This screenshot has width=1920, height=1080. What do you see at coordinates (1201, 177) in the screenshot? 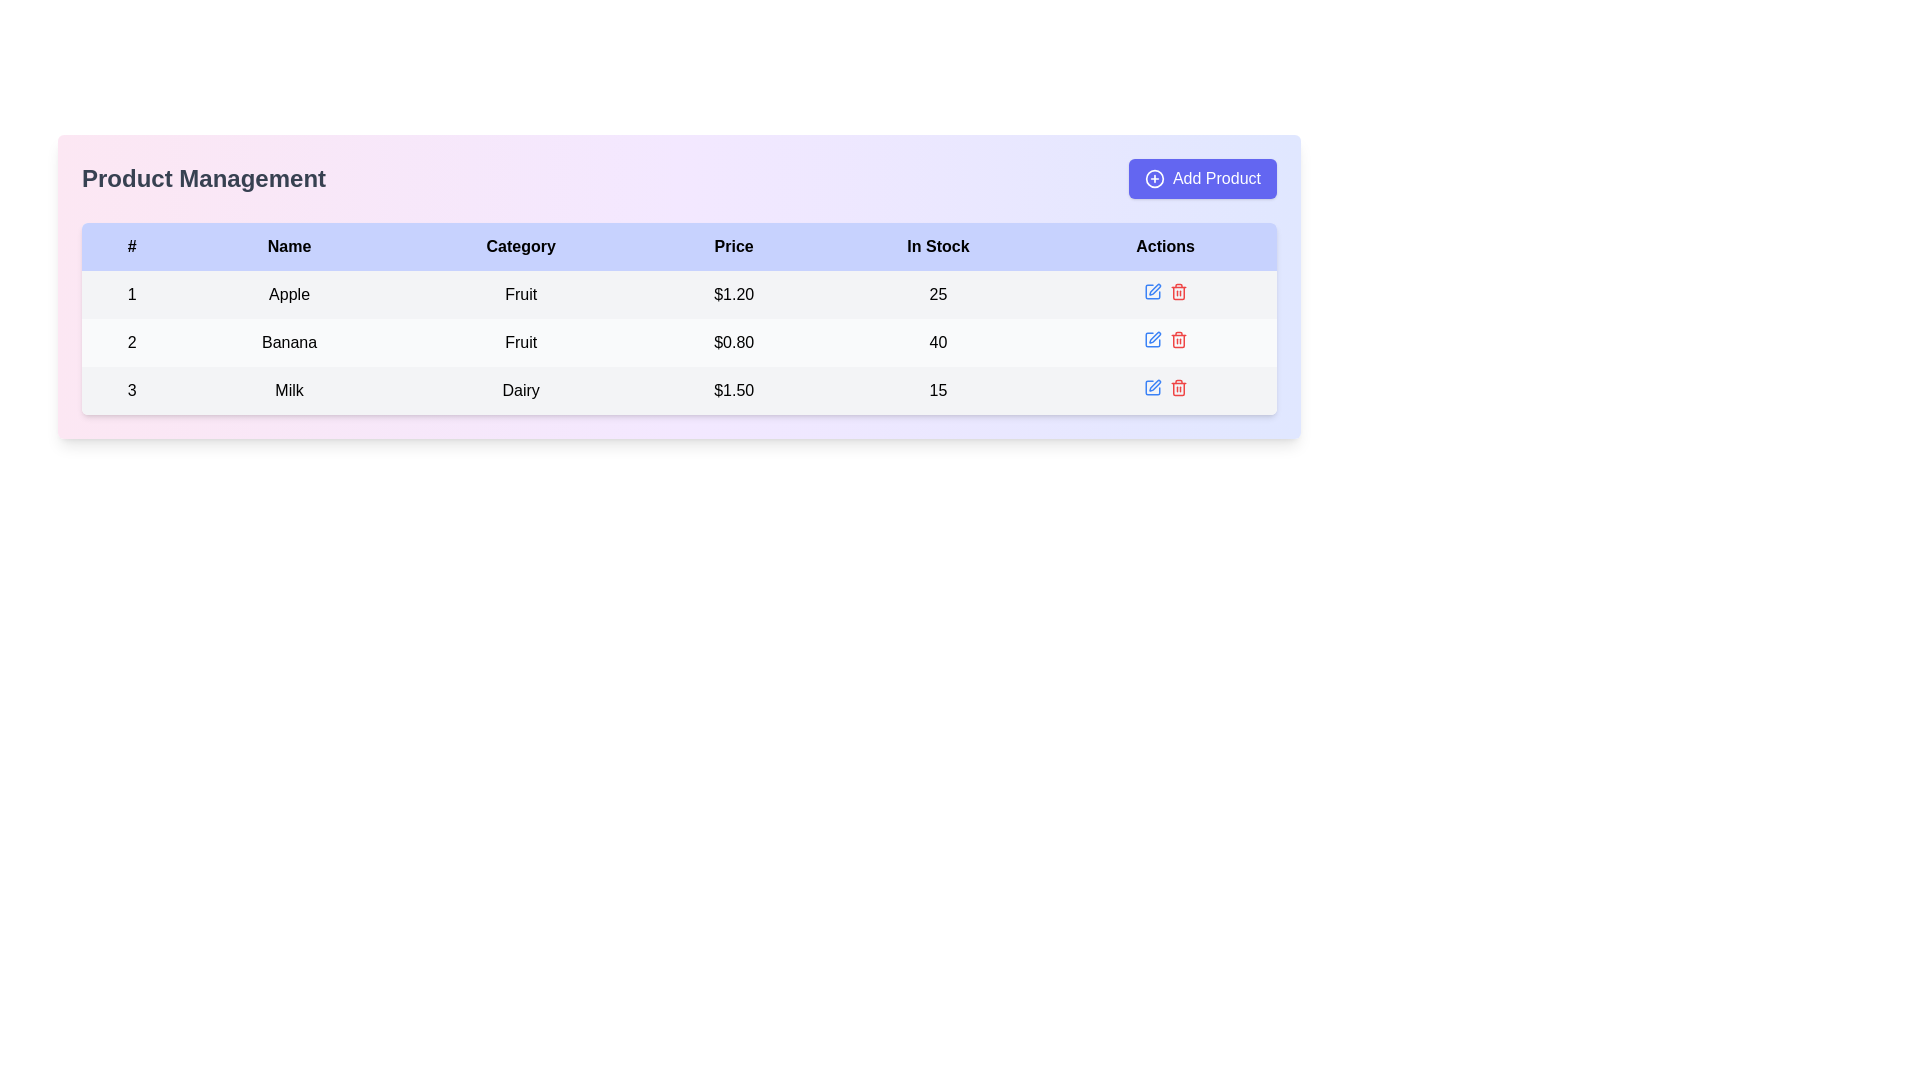
I see `the button located in the top-right corner of the interface to initiate adding a new product` at bounding box center [1201, 177].